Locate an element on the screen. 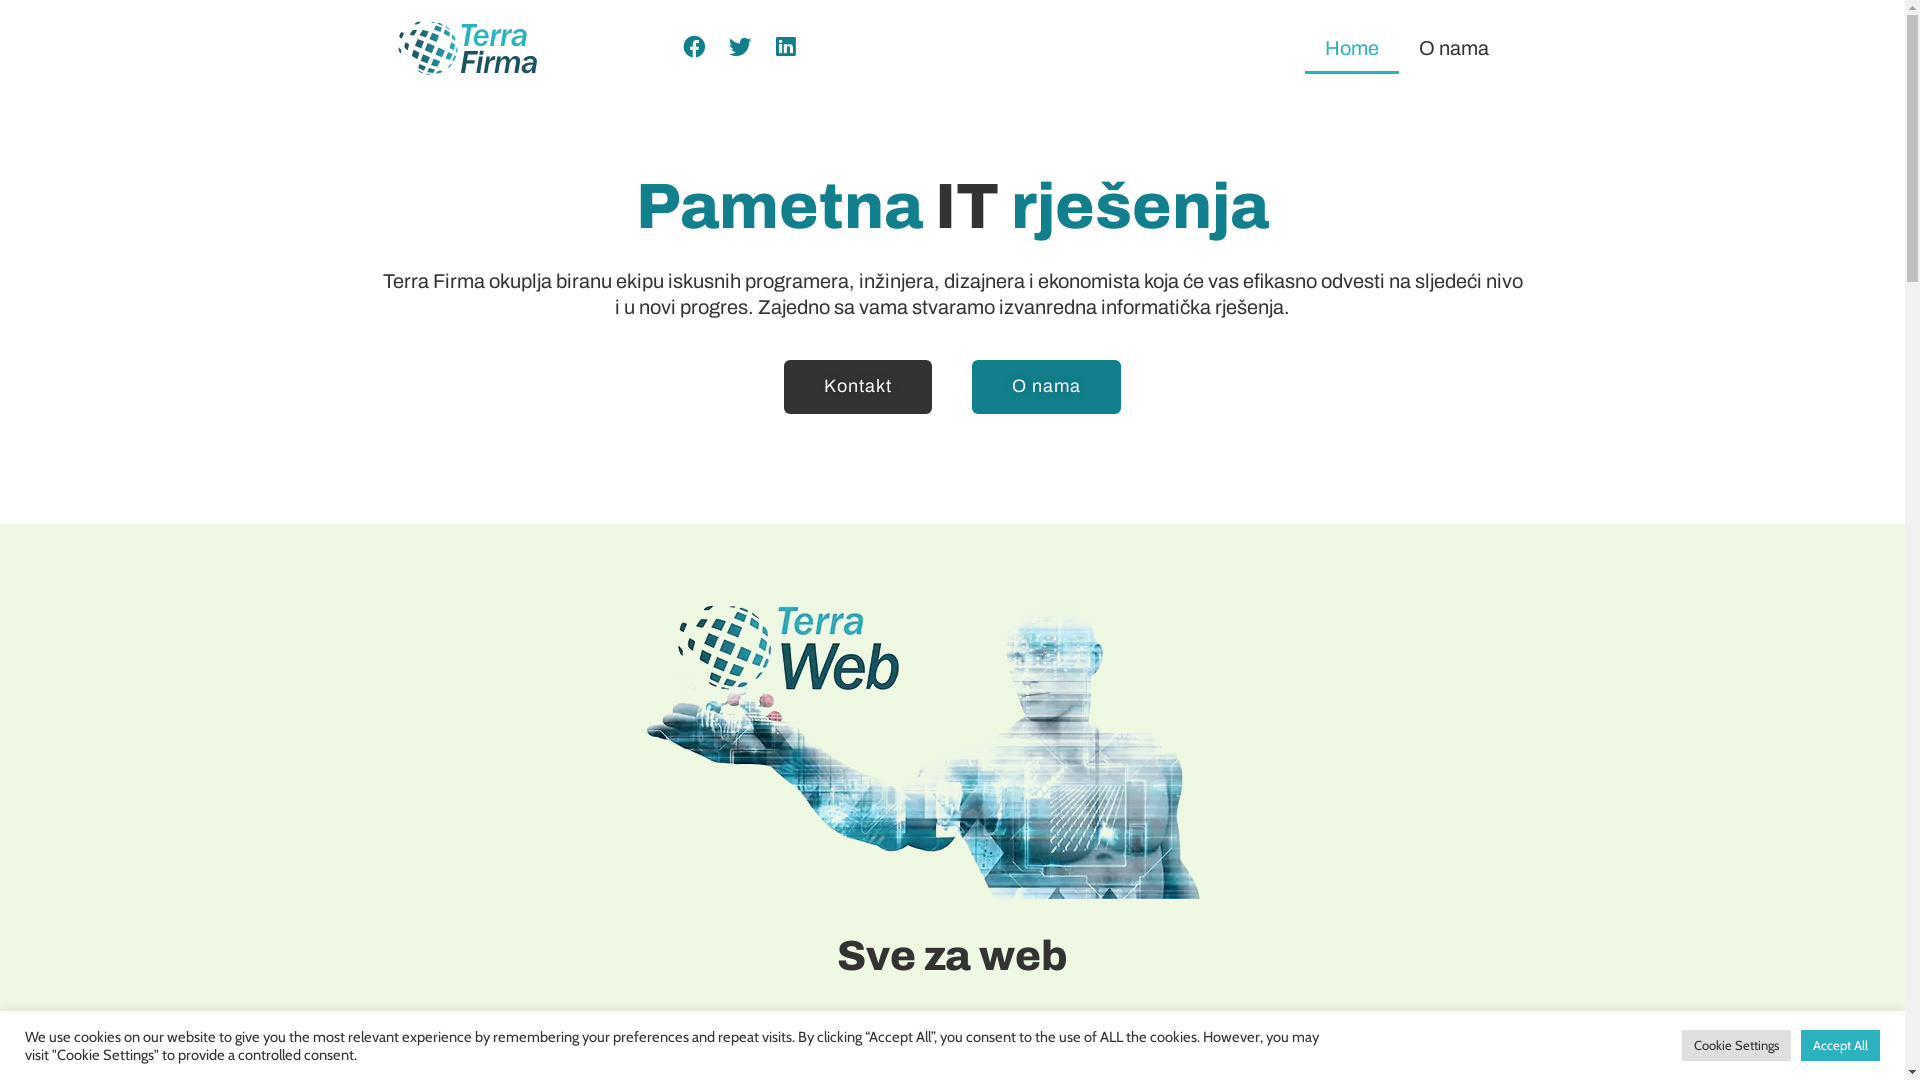 Image resolution: width=1920 pixels, height=1080 pixels. 'Home' is located at coordinates (1352, 46).